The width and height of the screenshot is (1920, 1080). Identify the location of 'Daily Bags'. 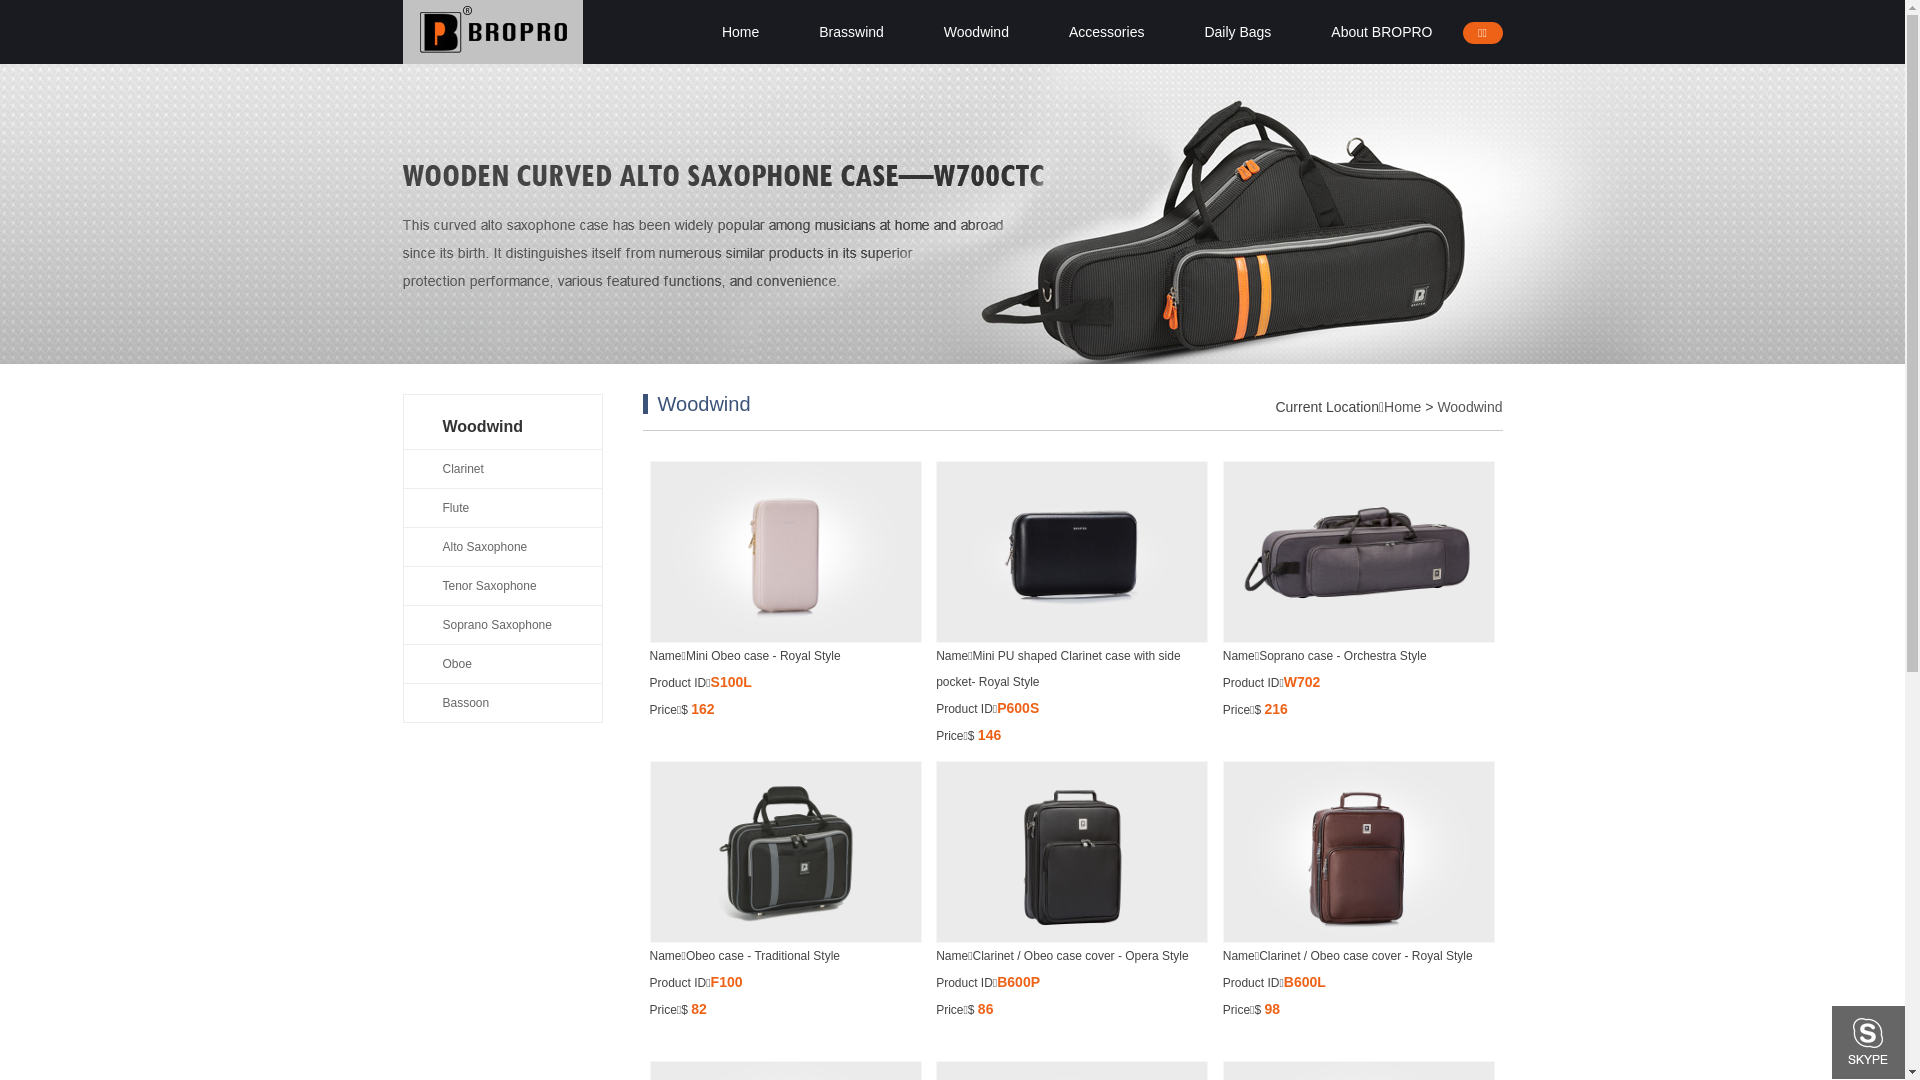
(1174, 31).